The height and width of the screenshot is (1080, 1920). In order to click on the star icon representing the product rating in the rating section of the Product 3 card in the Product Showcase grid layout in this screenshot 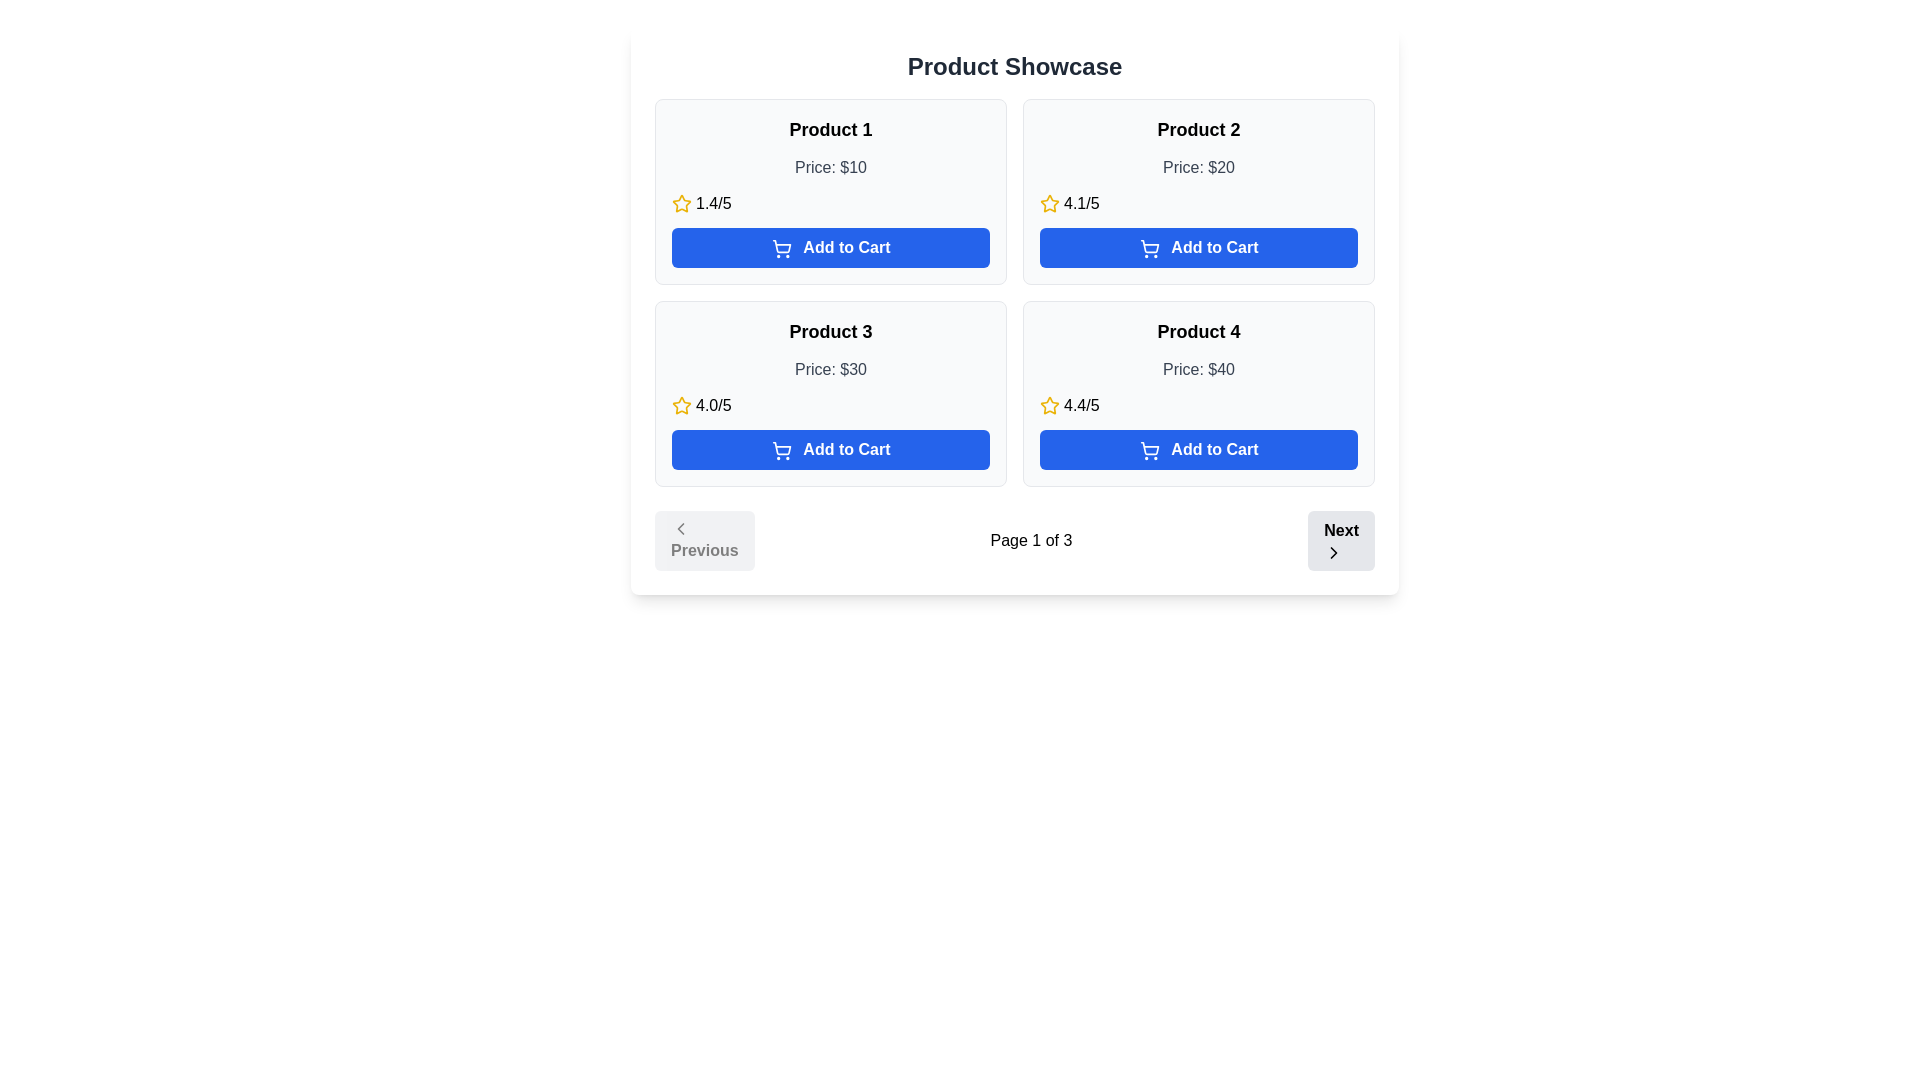, I will do `click(681, 405)`.